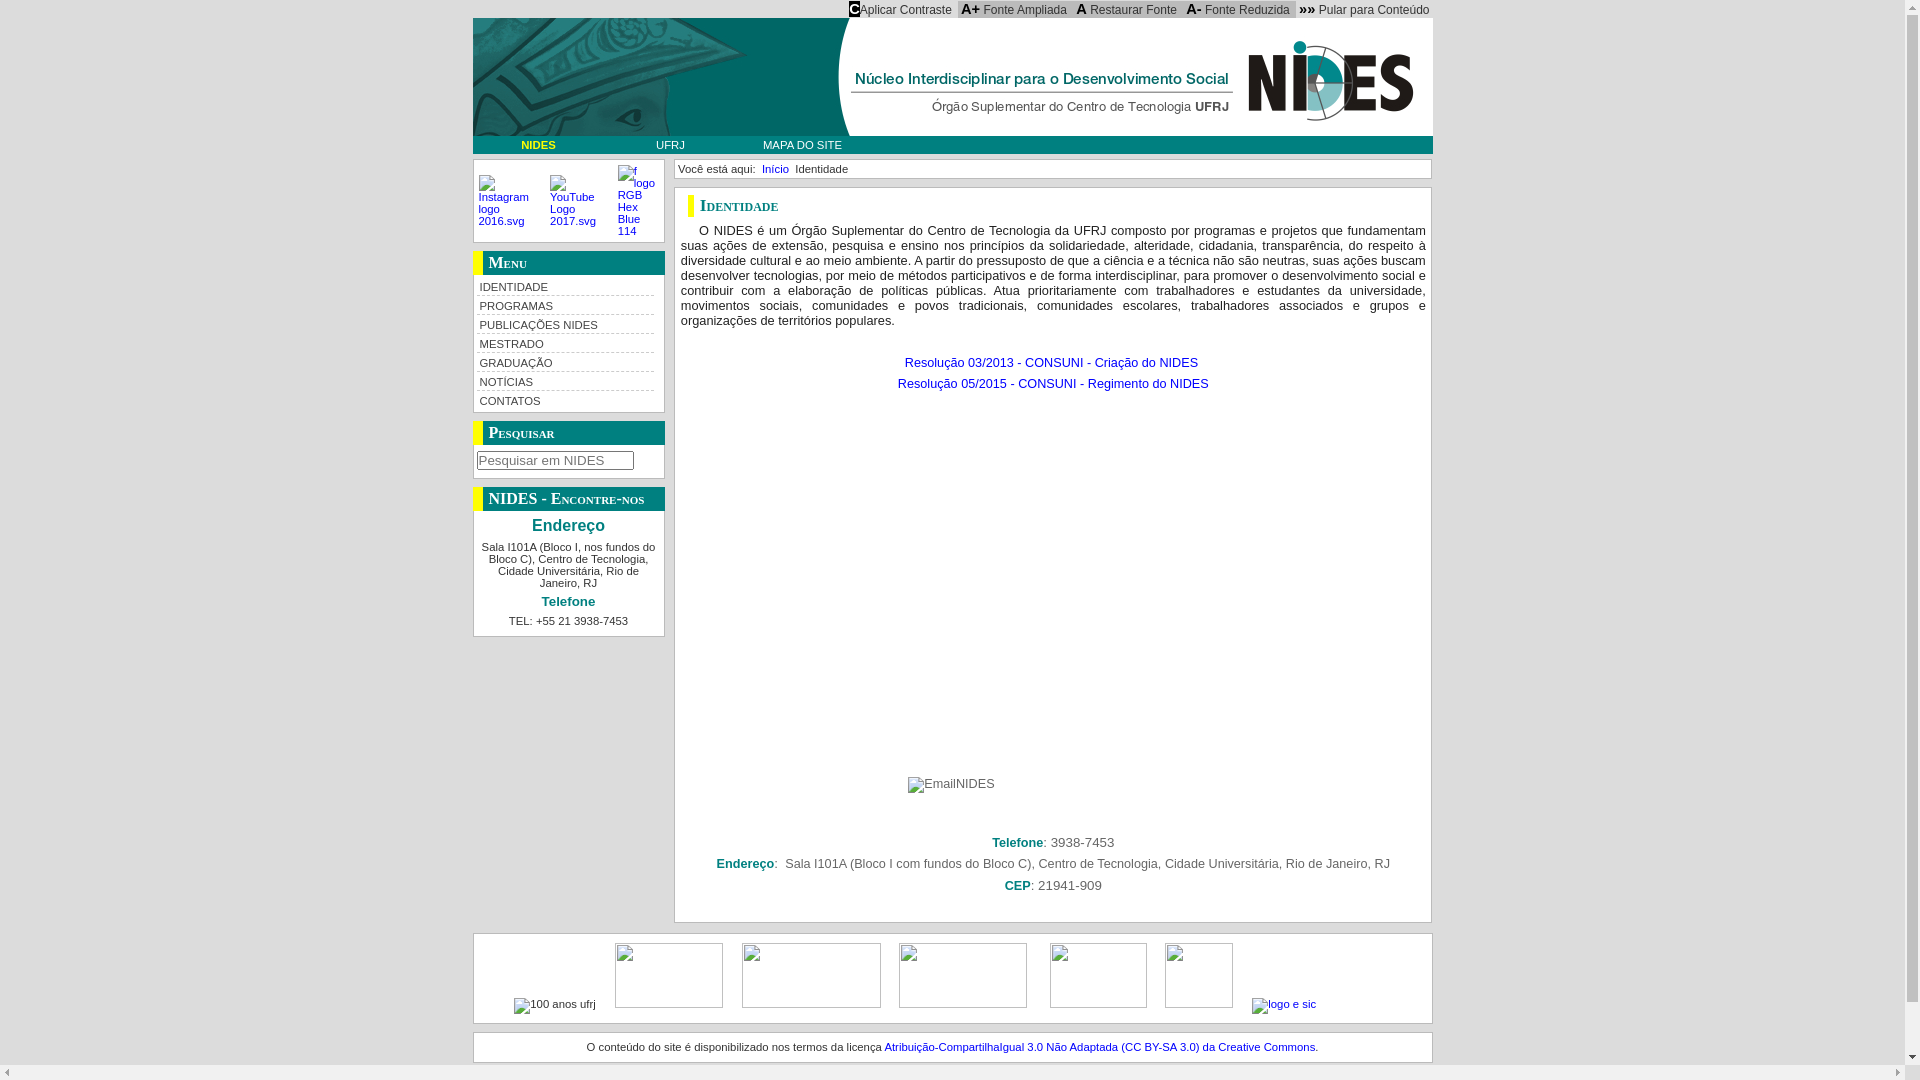 The image size is (1920, 1080). I want to click on 'YouTube video player', so click(771, 575).